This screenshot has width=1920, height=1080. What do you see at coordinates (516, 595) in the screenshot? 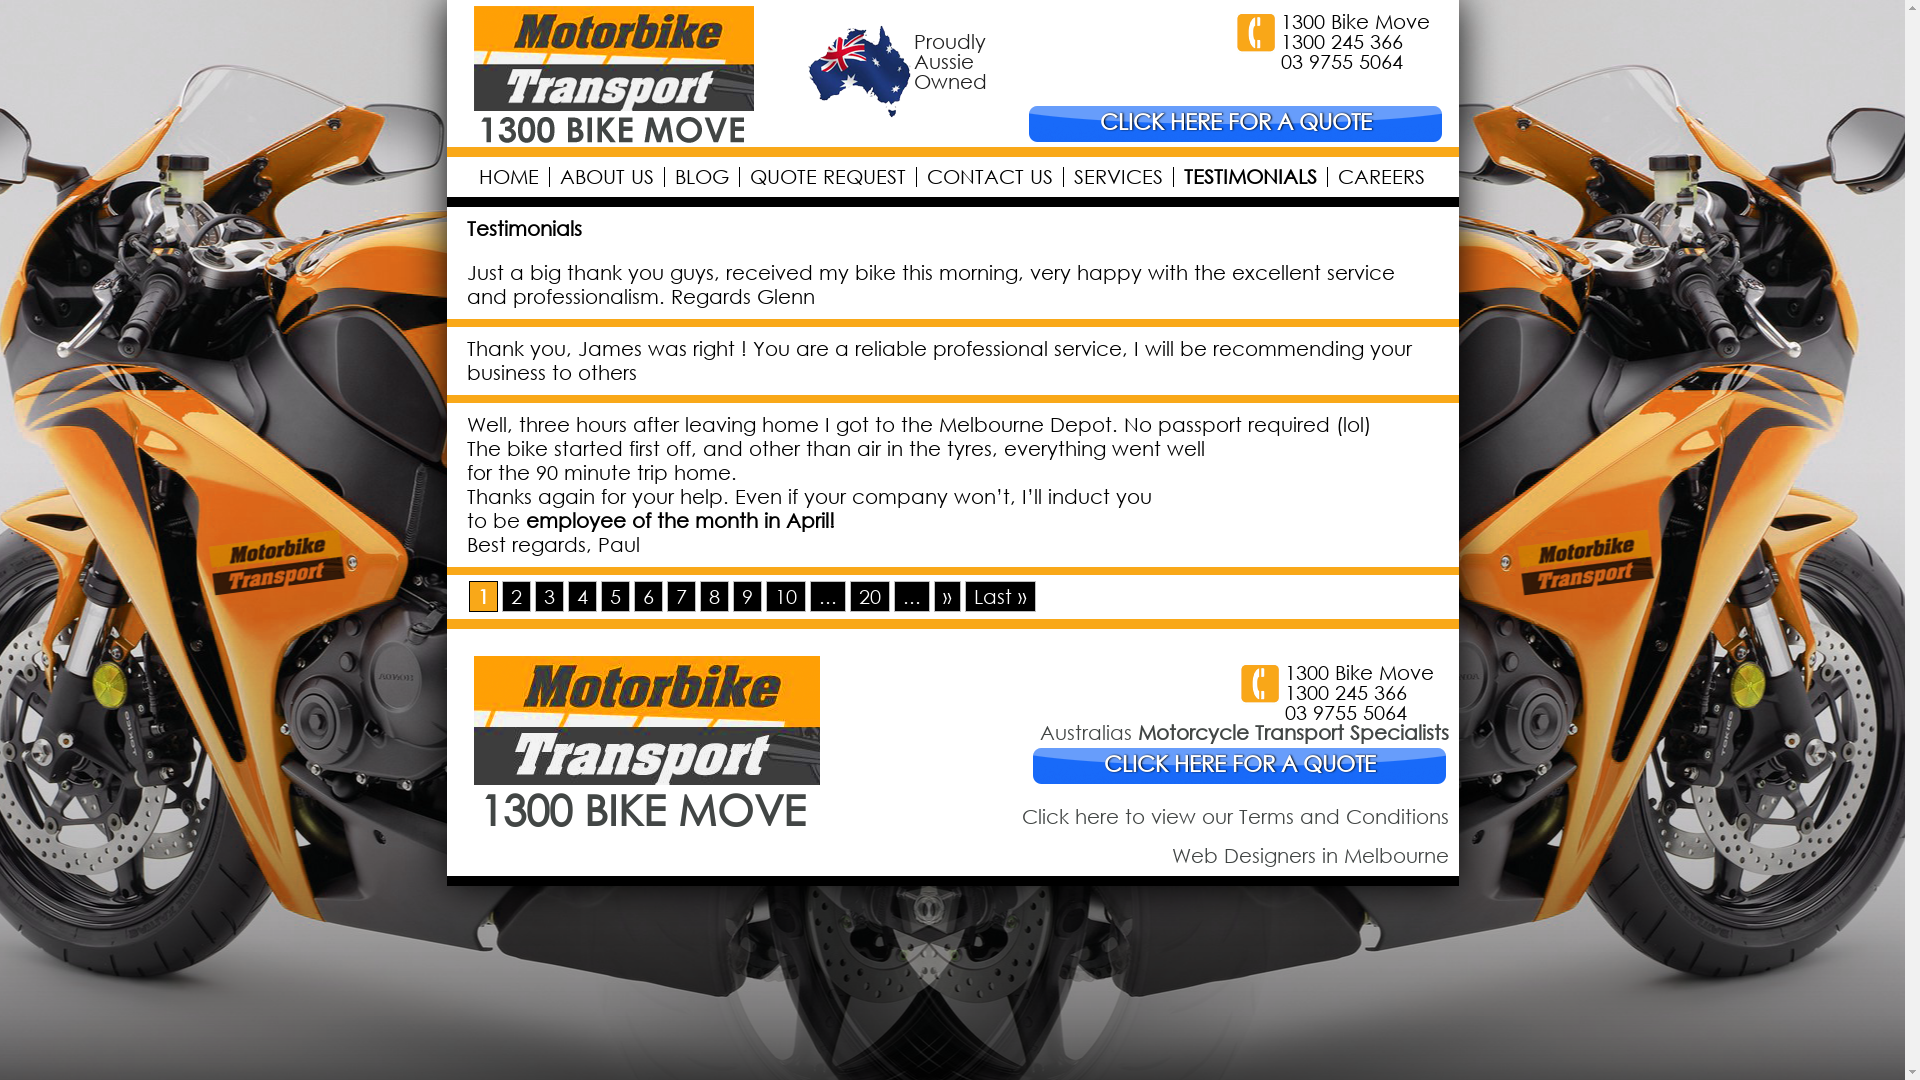
I see `'2'` at bounding box center [516, 595].